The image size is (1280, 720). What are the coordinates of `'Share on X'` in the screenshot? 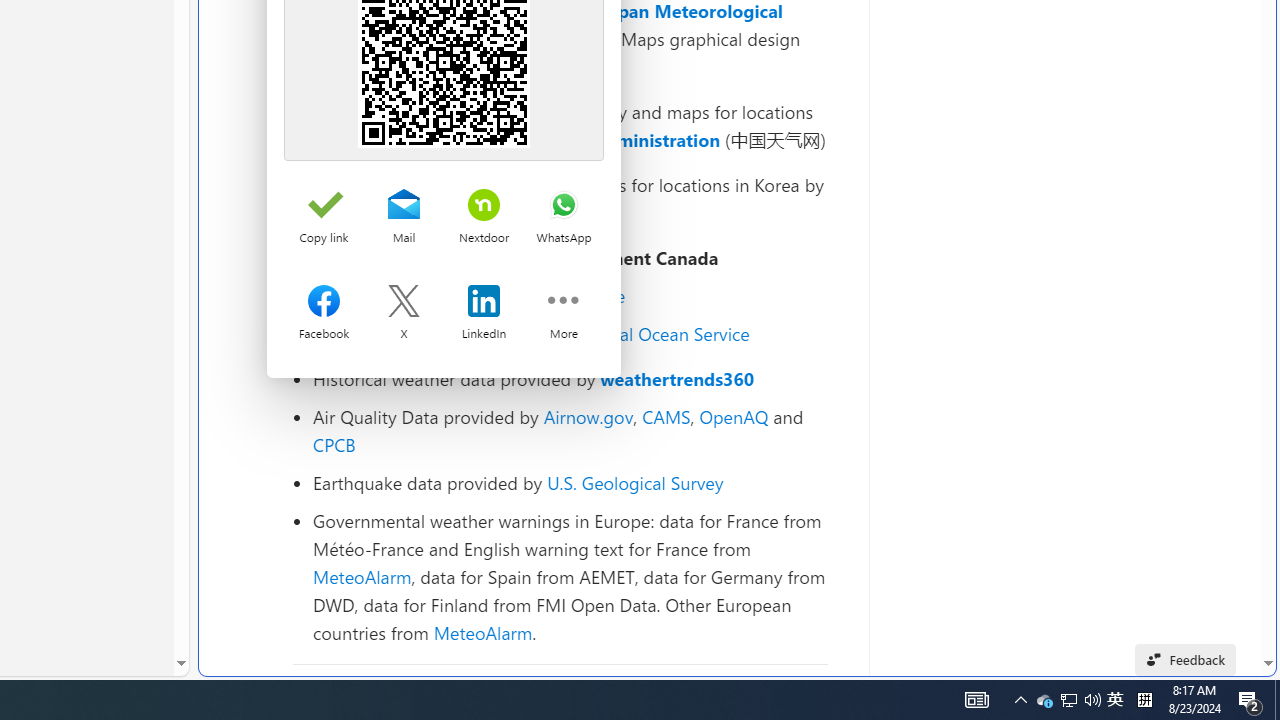 It's located at (402, 303).